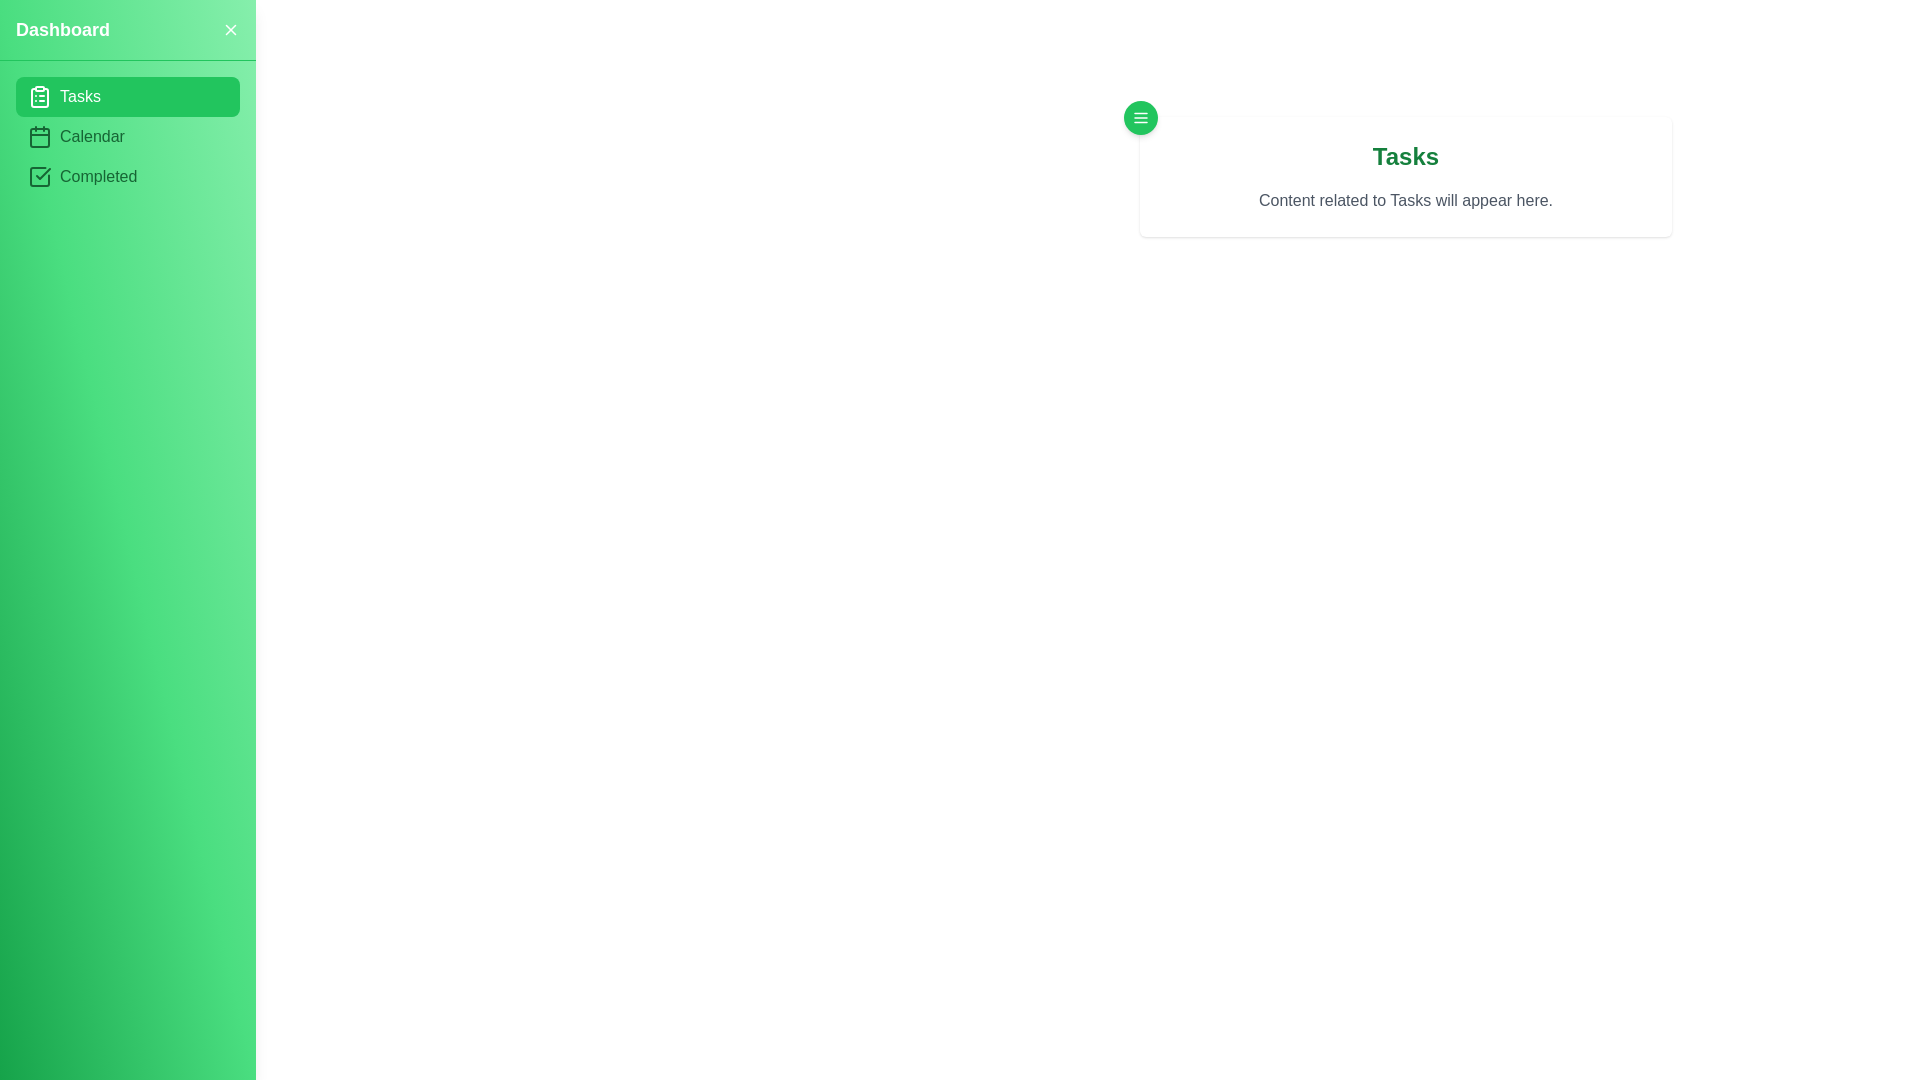 Image resolution: width=1920 pixels, height=1080 pixels. Describe the element at coordinates (230, 30) in the screenshot. I see `the close button in the drawer menu to close it` at that location.